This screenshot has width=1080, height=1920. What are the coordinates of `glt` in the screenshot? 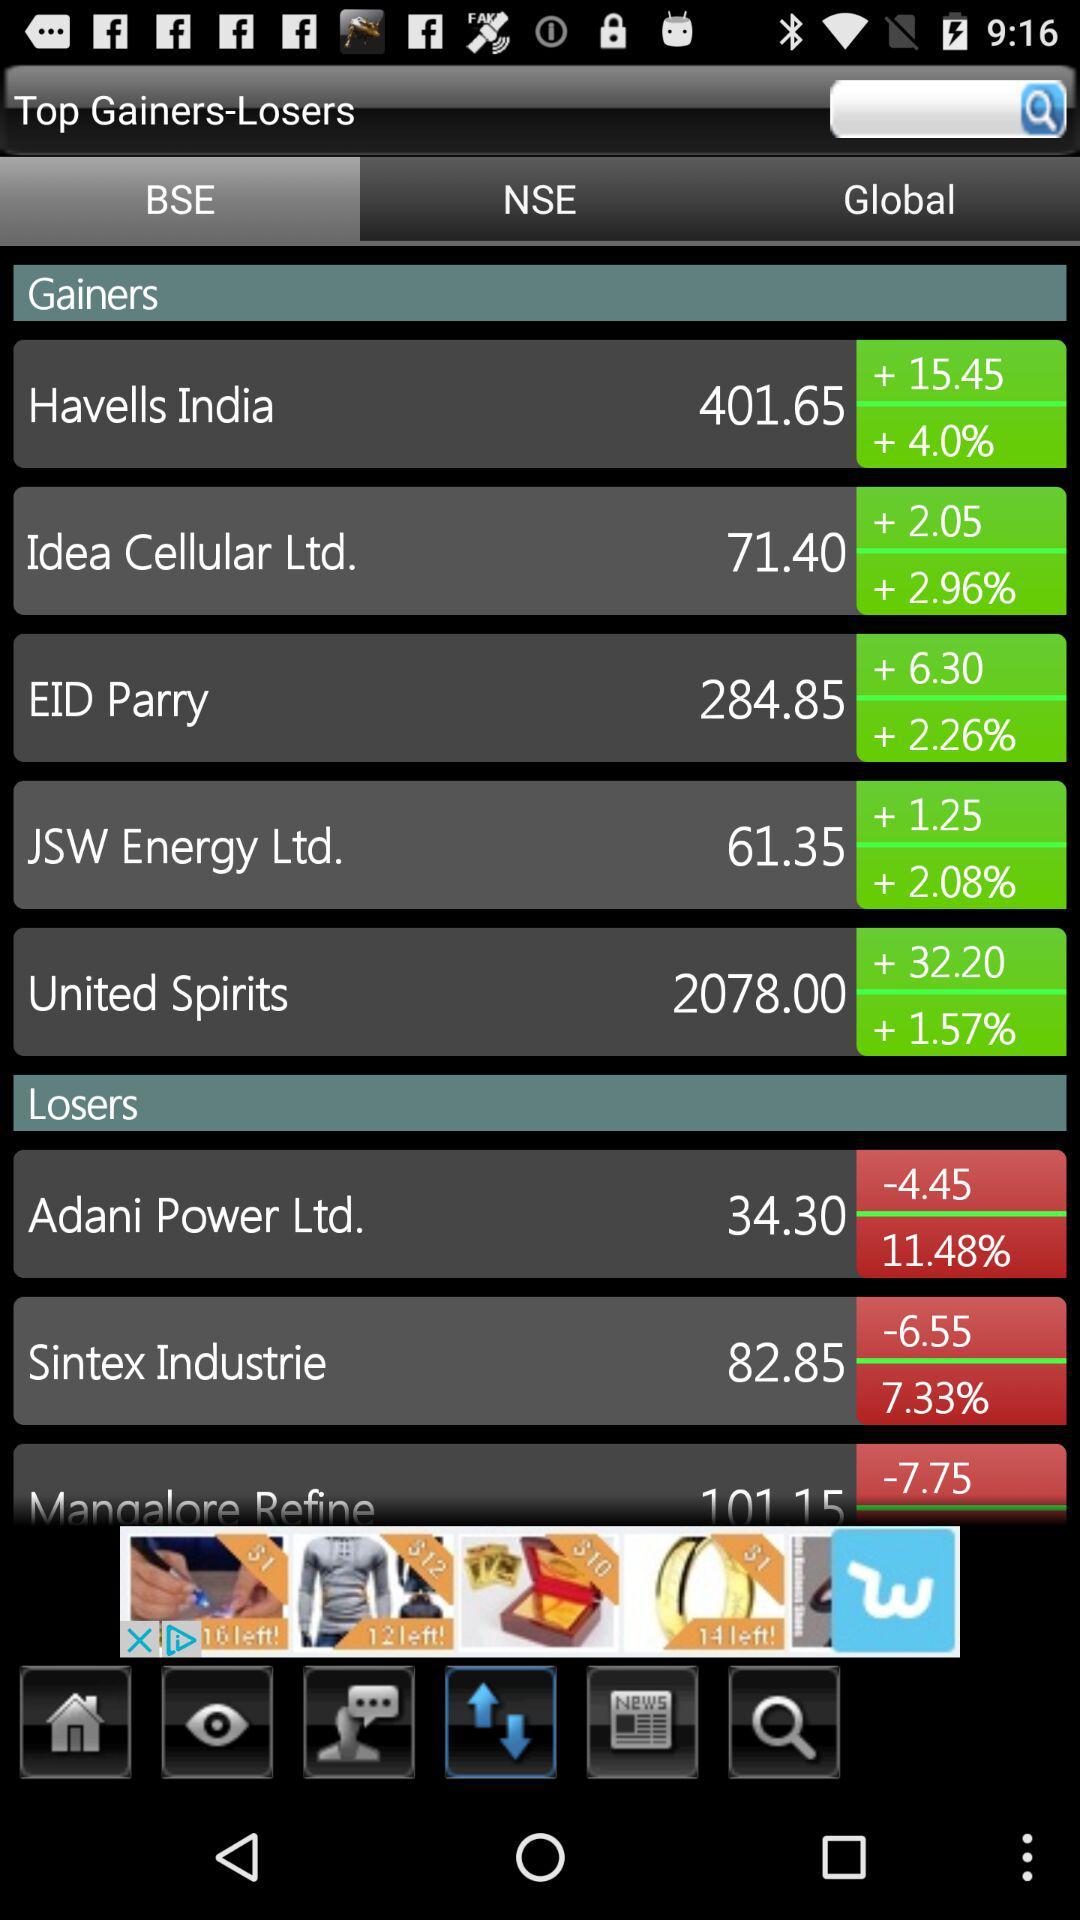 It's located at (75, 1727).